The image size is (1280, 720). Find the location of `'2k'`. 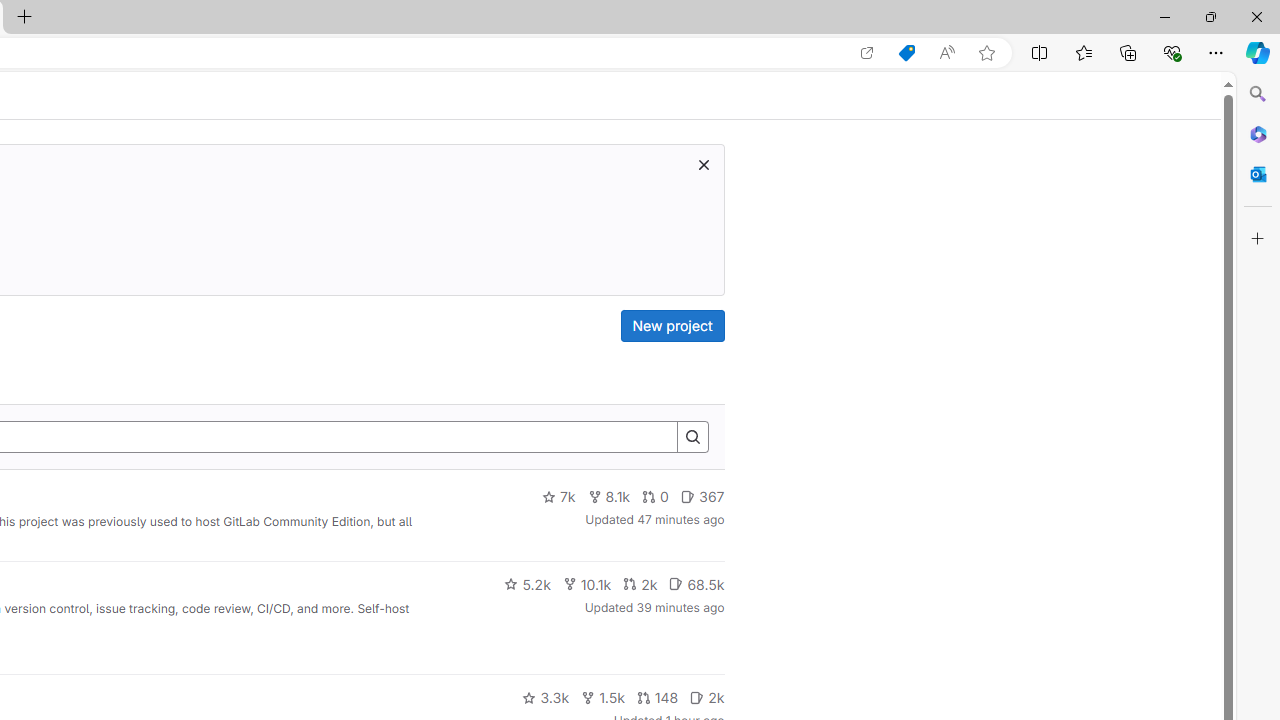

'2k' is located at coordinates (707, 697).